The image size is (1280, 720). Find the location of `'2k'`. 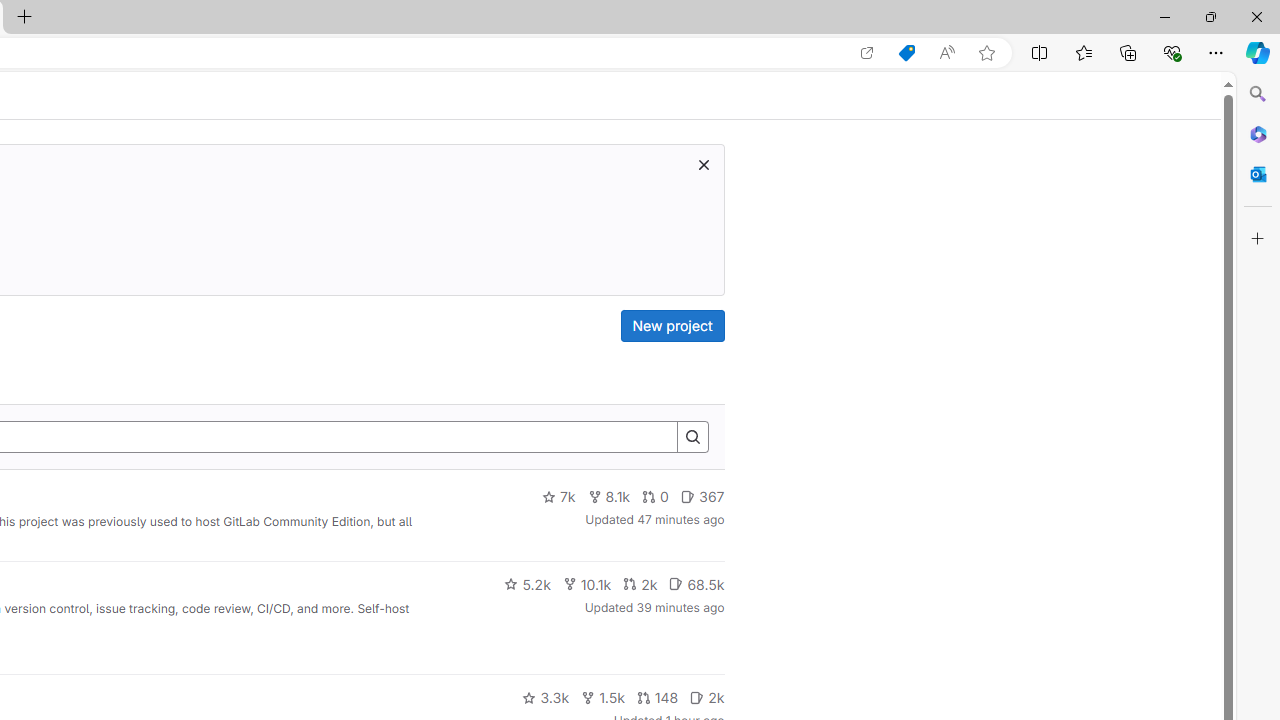

'2k' is located at coordinates (707, 697).